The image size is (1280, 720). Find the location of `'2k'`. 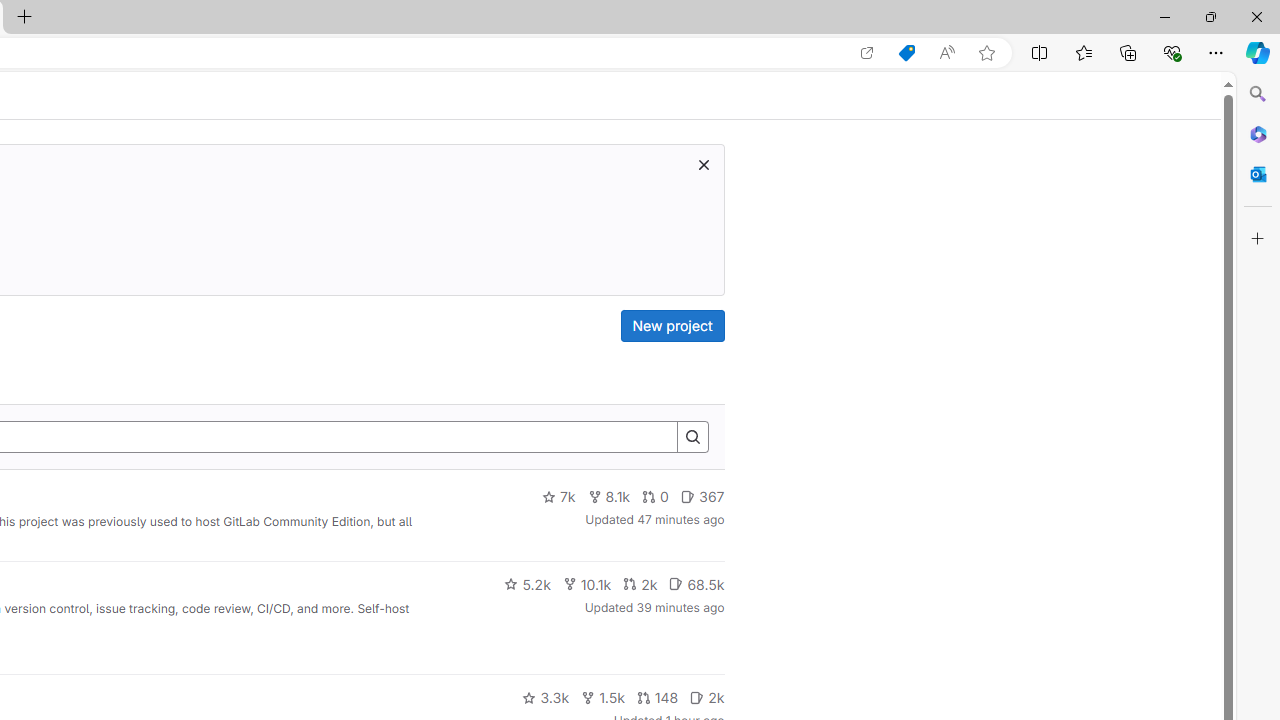

'2k' is located at coordinates (707, 697).